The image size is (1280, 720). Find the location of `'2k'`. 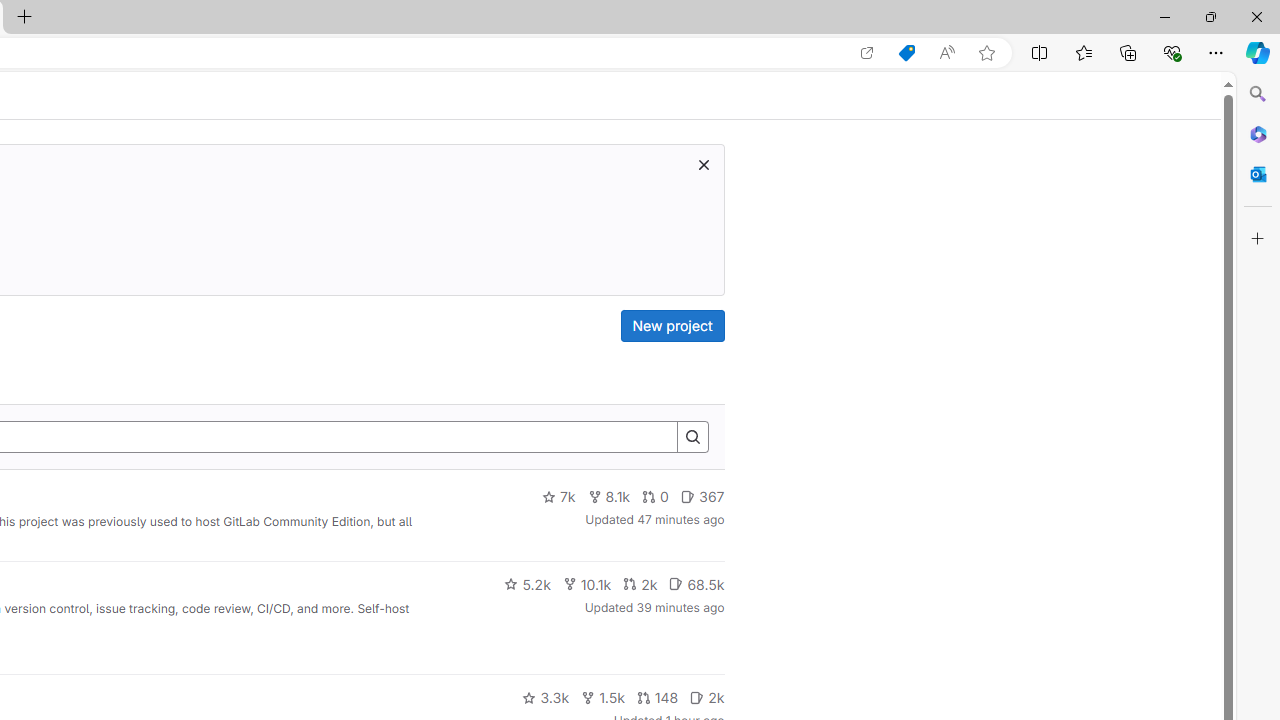

'2k' is located at coordinates (707, 697).